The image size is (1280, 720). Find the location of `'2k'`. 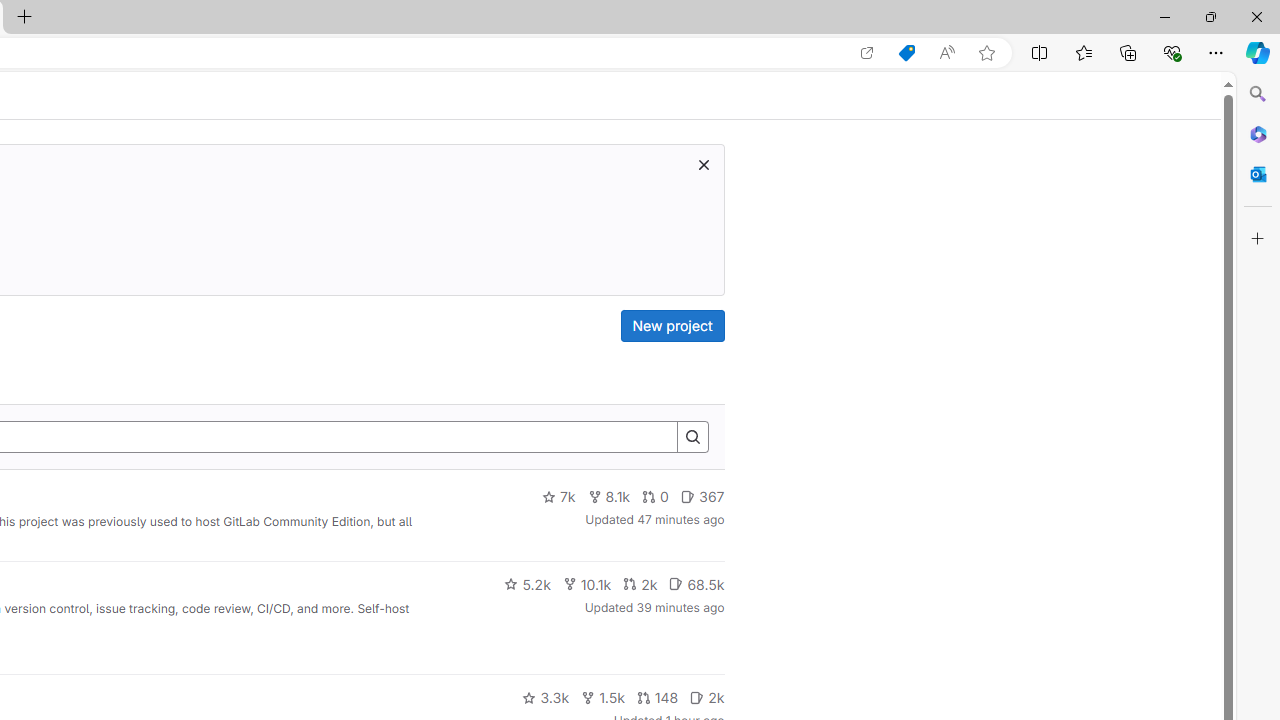

'2k' is located at coordinates (707, 697).